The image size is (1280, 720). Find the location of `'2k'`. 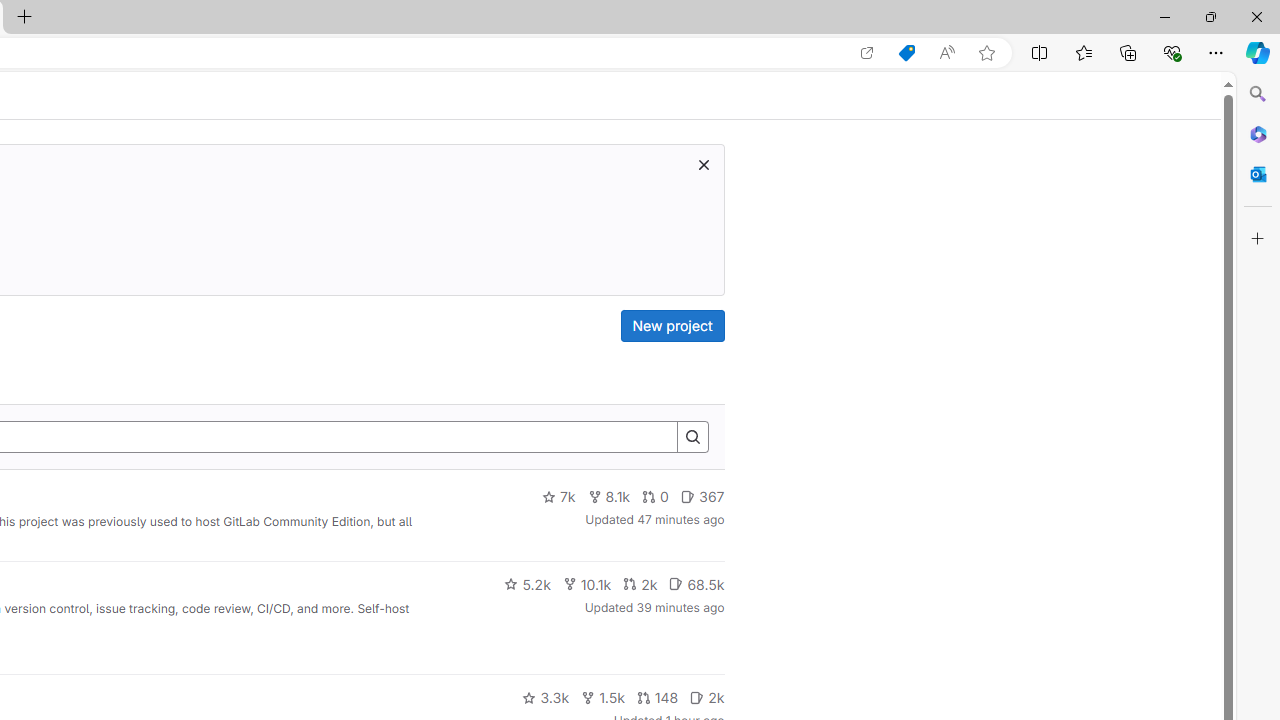

'2k' is located at coordinates (707, 697).